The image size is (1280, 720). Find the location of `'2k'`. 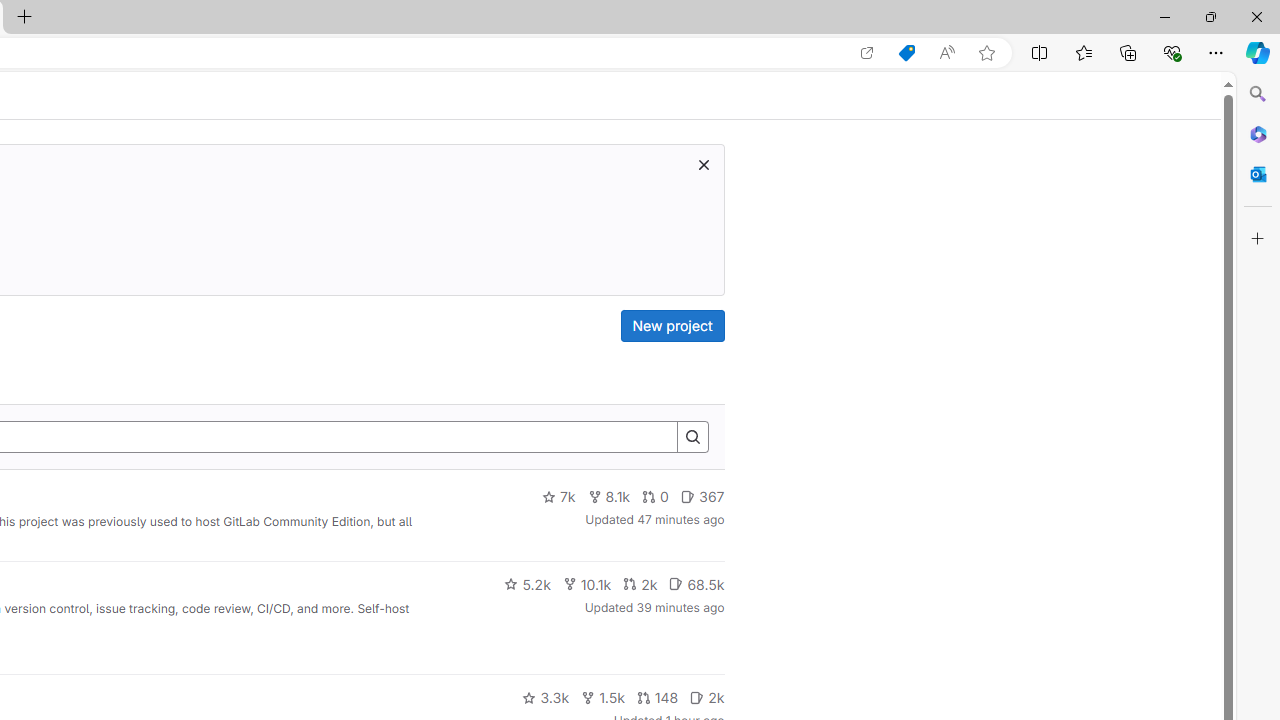

'2k' is located at coordinates (707, 697).